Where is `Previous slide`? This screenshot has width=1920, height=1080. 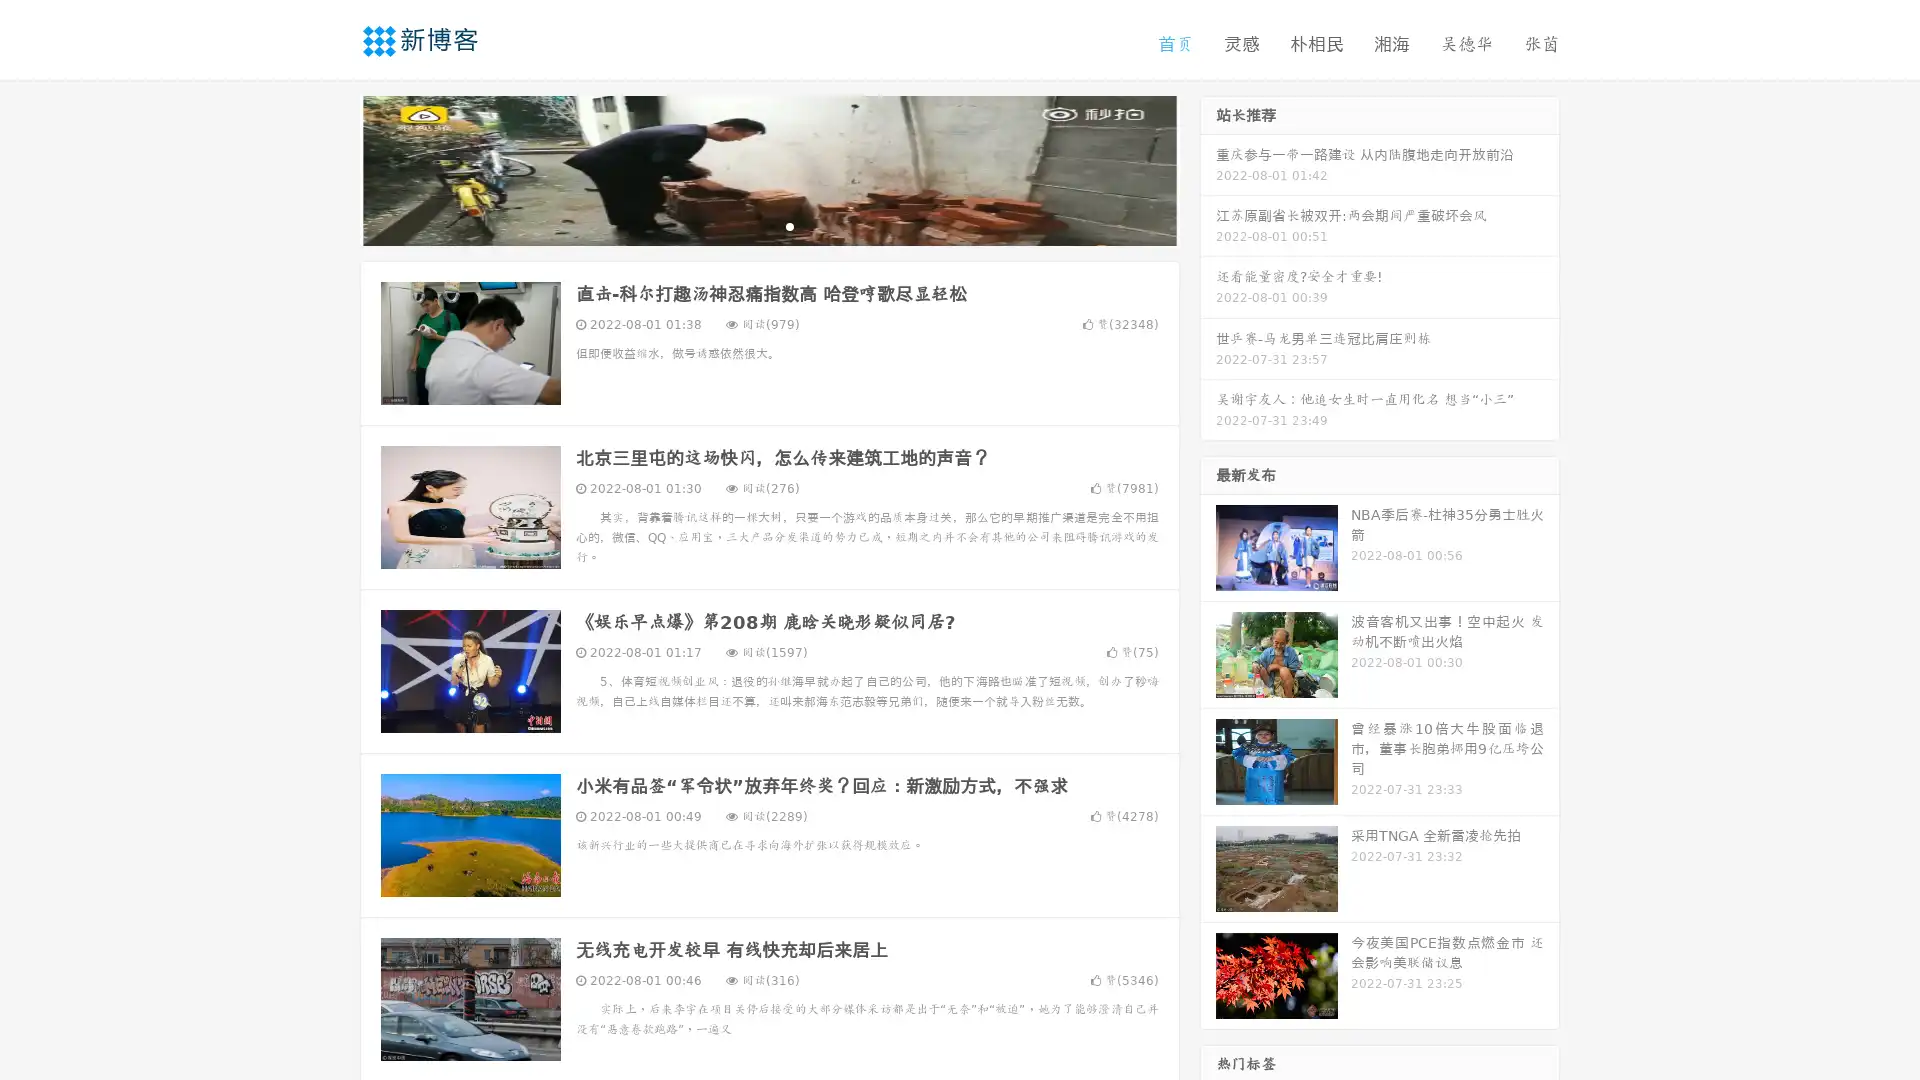 Previous slide is located at coordinates (330, 168).